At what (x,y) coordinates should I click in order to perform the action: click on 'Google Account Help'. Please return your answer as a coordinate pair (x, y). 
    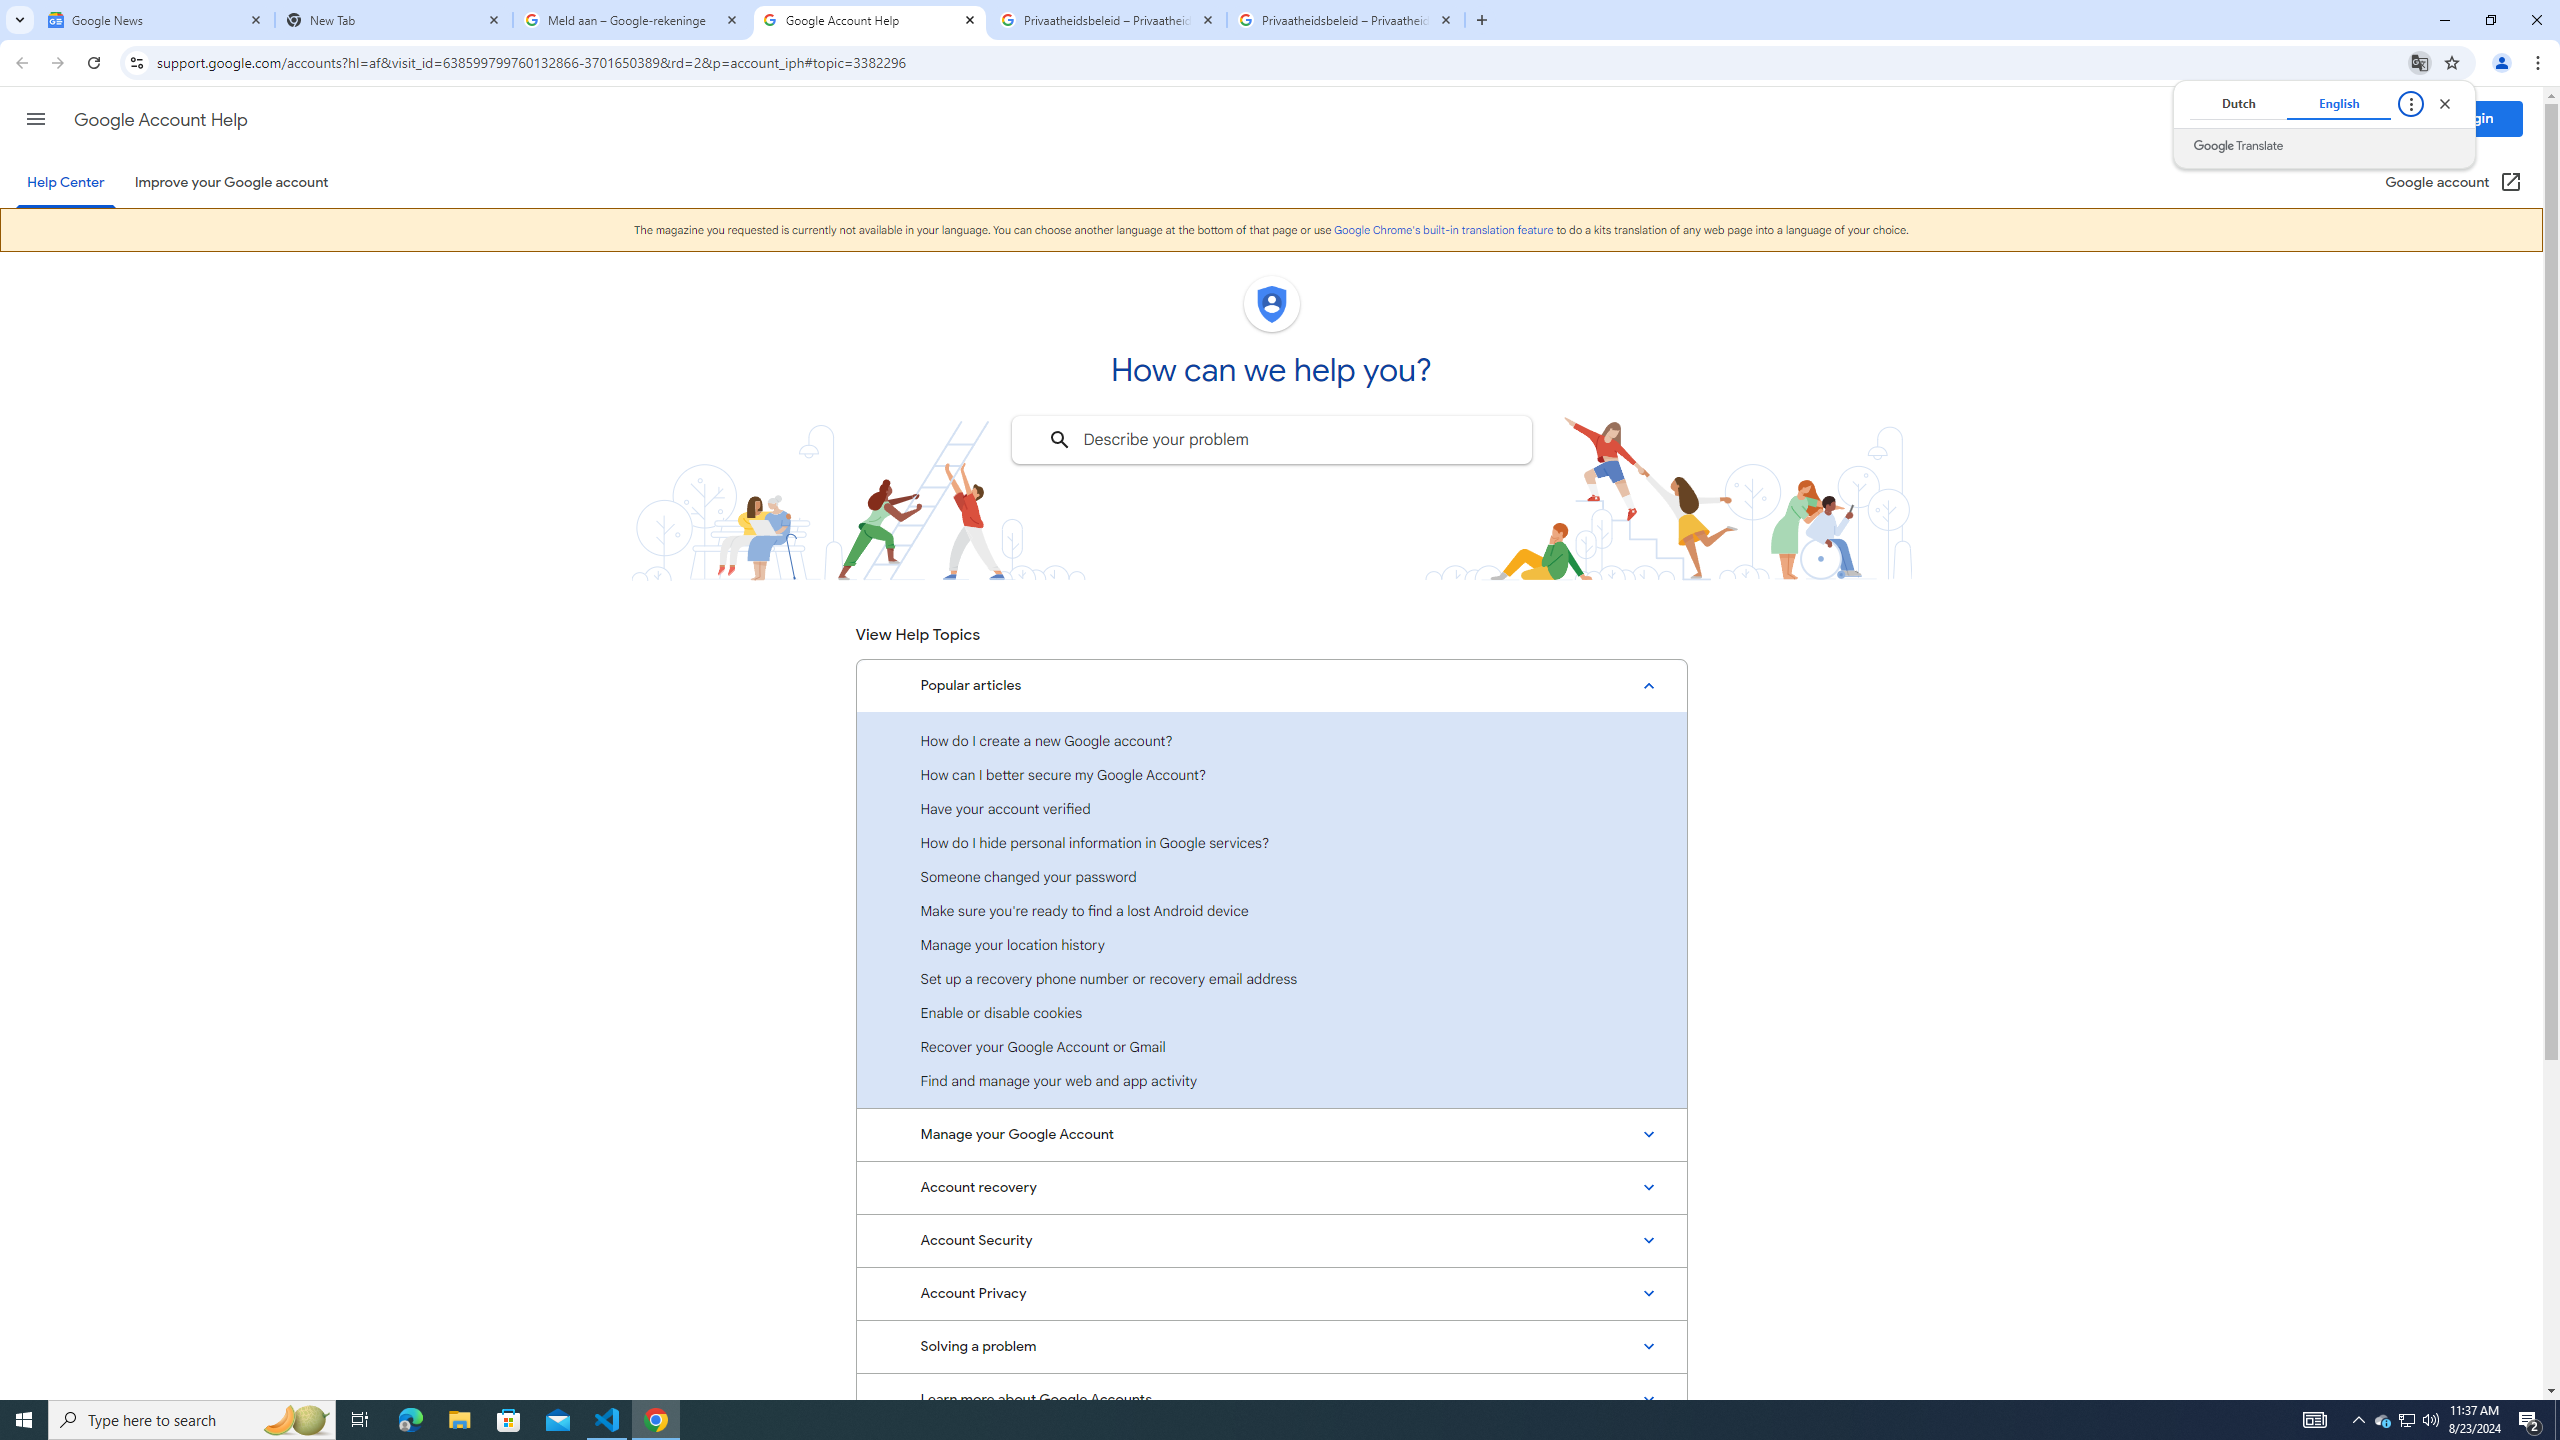
    Looking at the image, I should click on (869, 19).